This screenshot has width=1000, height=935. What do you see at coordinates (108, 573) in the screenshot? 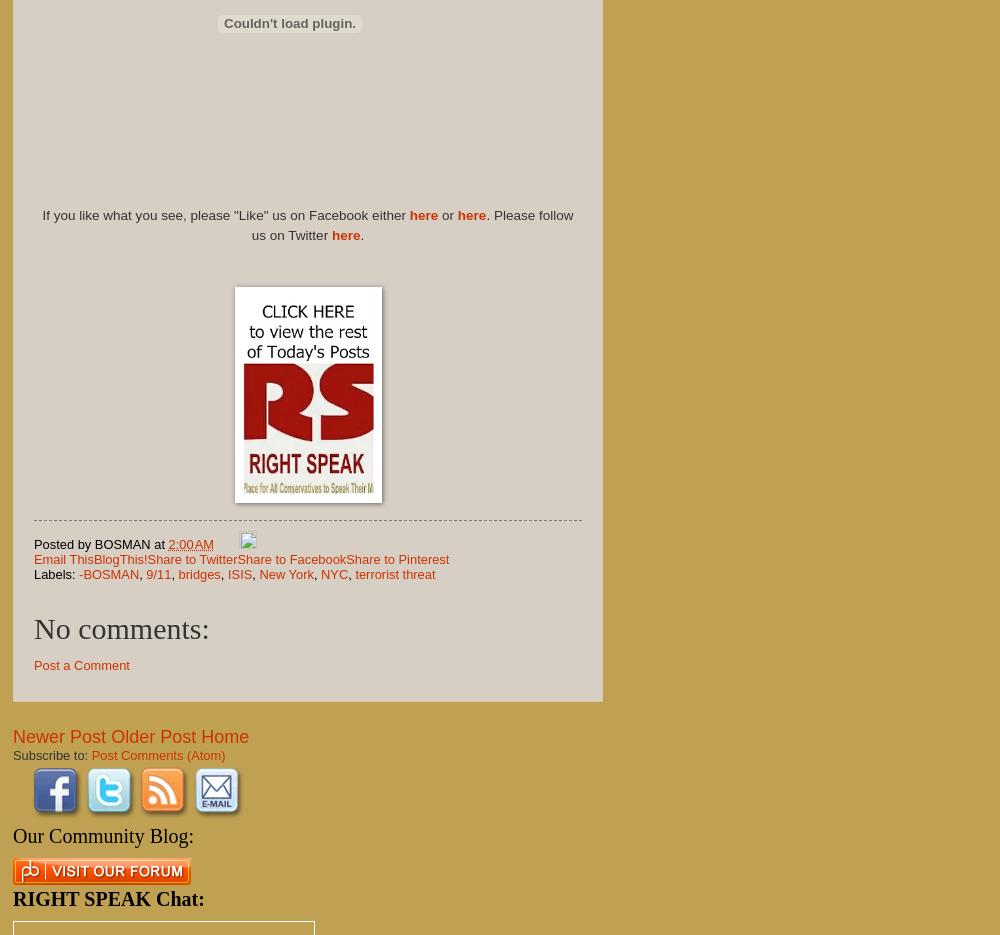
I see `'-BOSMAN'` at bounding box center [108, 573].